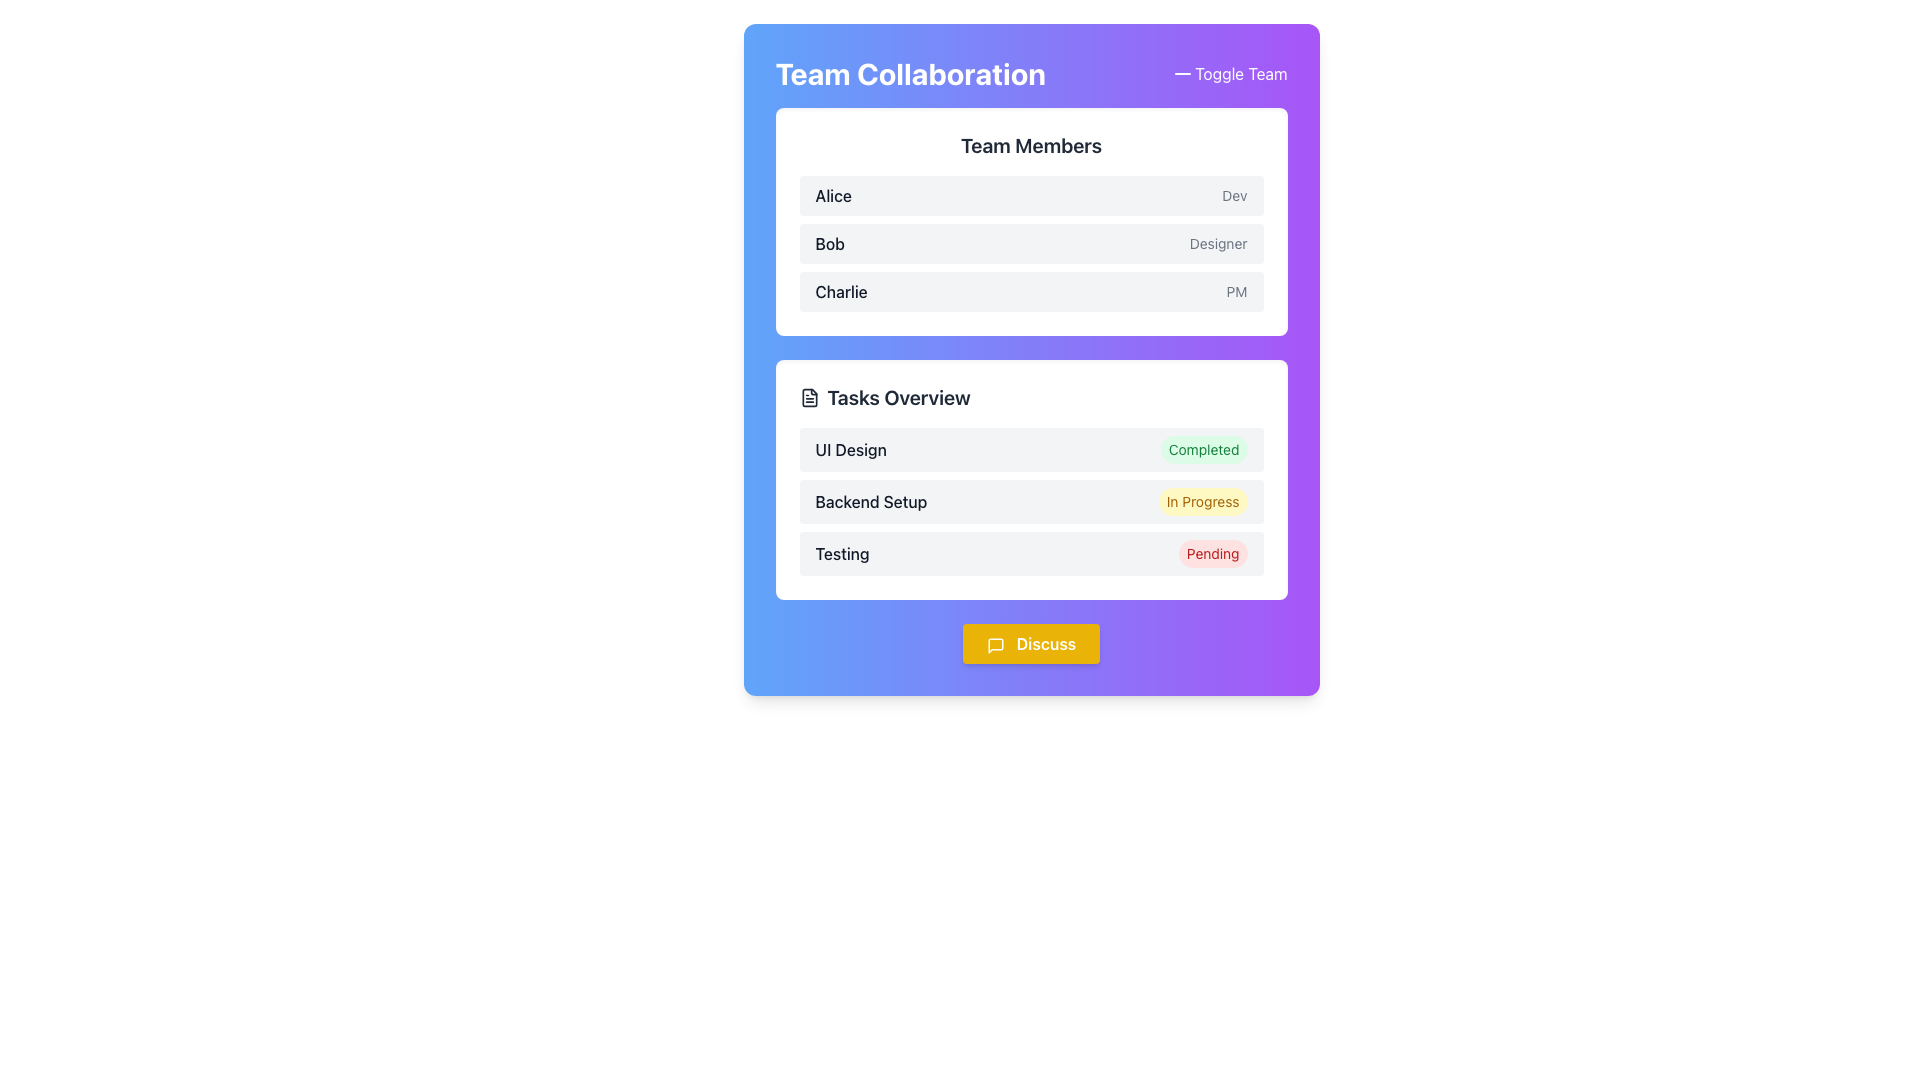 This screenshot has height=1080, width=1920. I want to click on the informational text label that signifies 'Designer' associated with 'Bob', so click(1217, 242).